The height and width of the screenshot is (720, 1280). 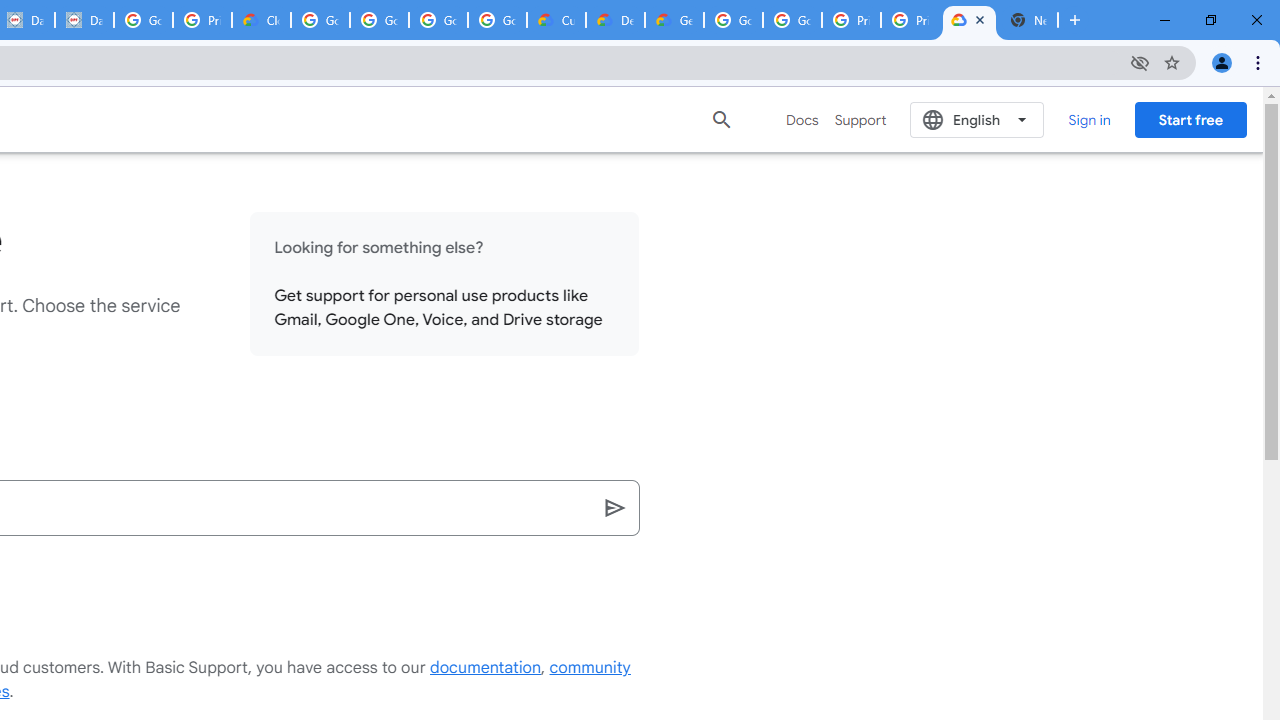 I want to click on 'Docs', so click(x=802, y=119).